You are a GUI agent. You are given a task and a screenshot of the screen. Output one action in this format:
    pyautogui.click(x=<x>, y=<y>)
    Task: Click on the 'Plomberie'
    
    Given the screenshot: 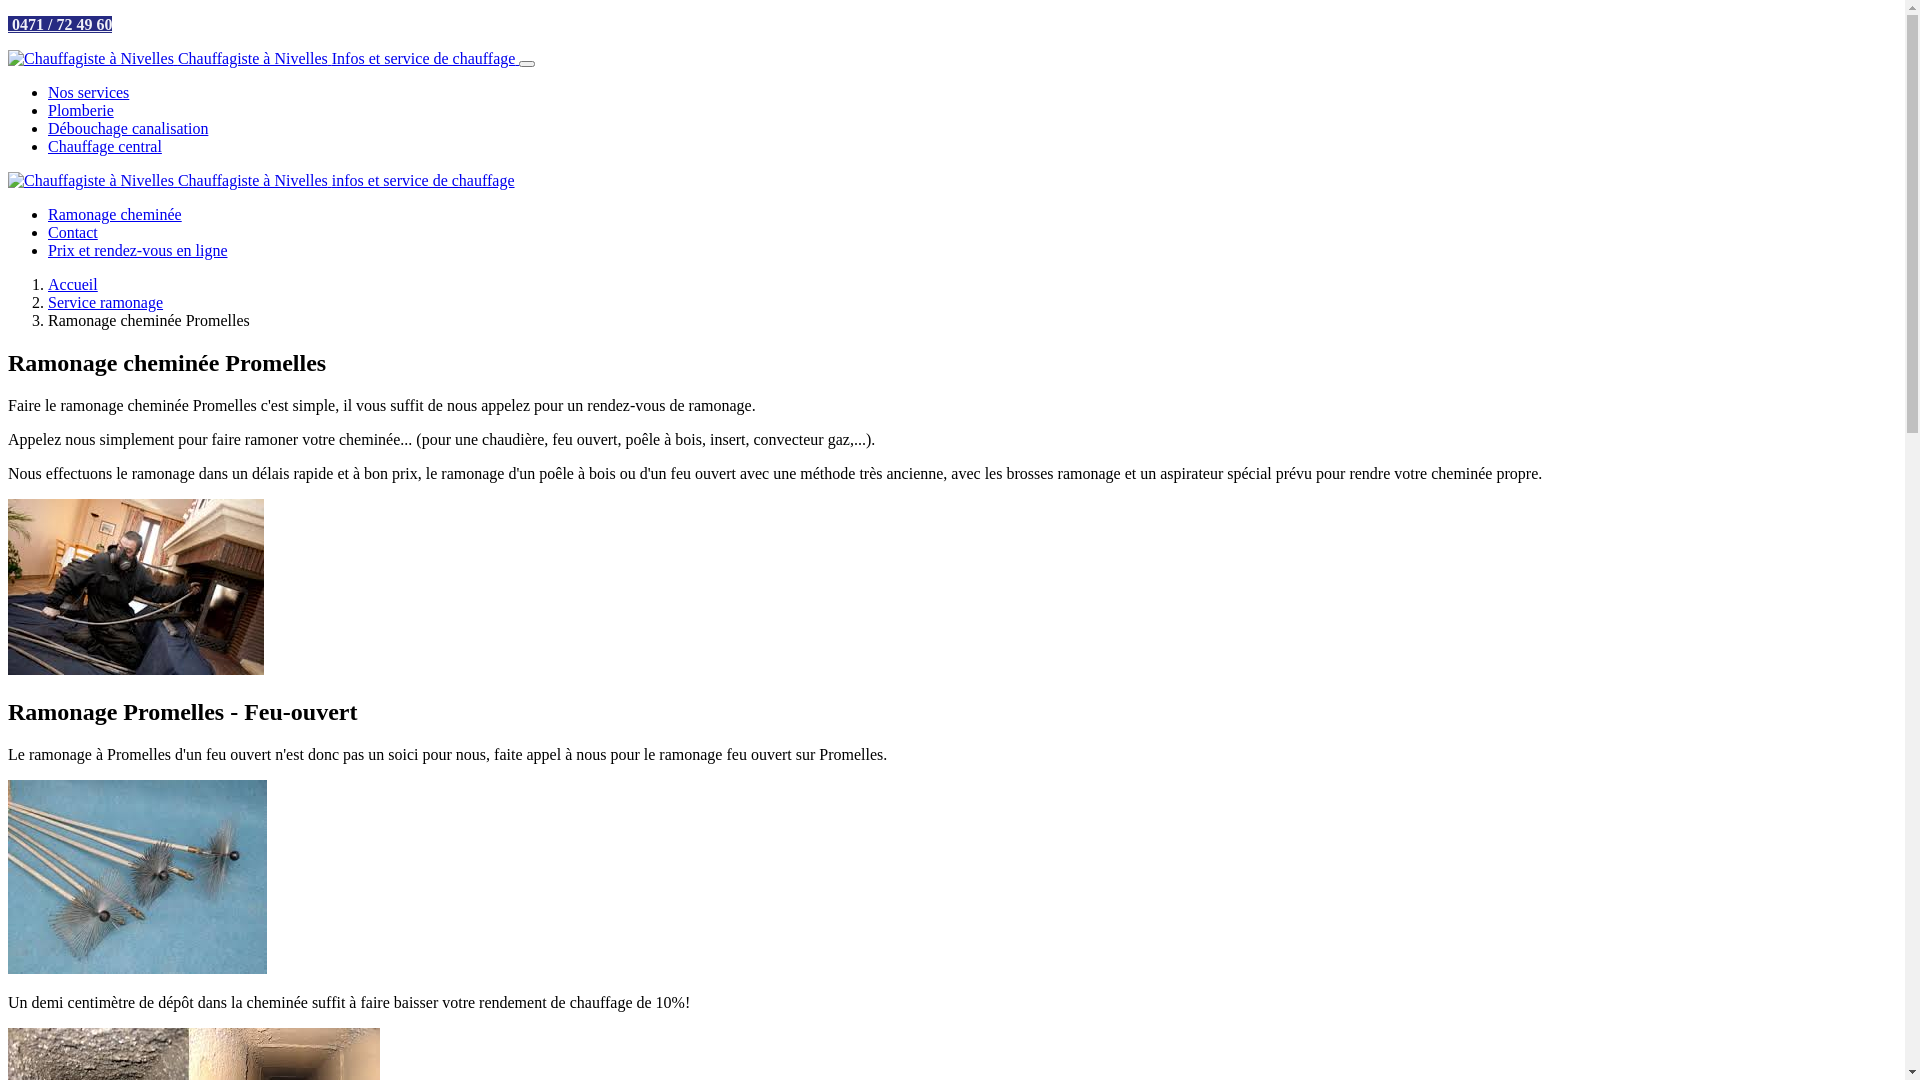 What is the action you would take?
    pyautogui.click(x=80, y=110)
    